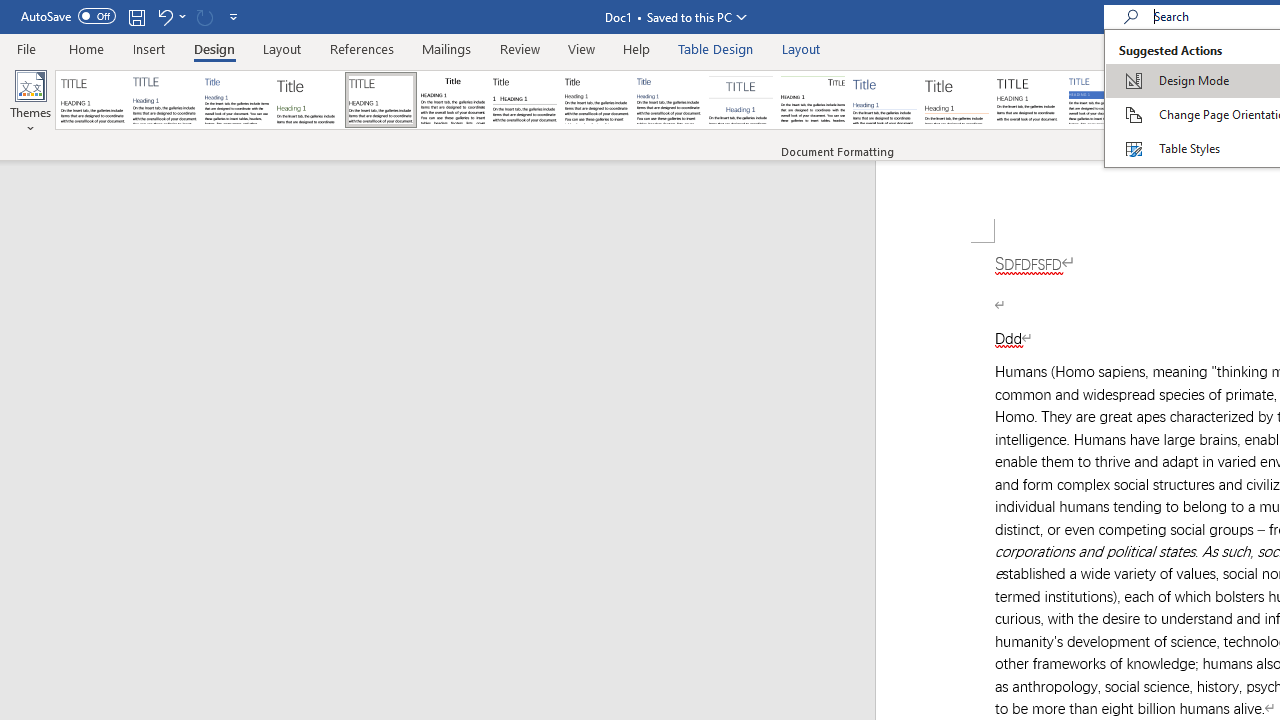 This screenshot has width=1280, height=720. I want to click on 'Word', so click(1173, 100).